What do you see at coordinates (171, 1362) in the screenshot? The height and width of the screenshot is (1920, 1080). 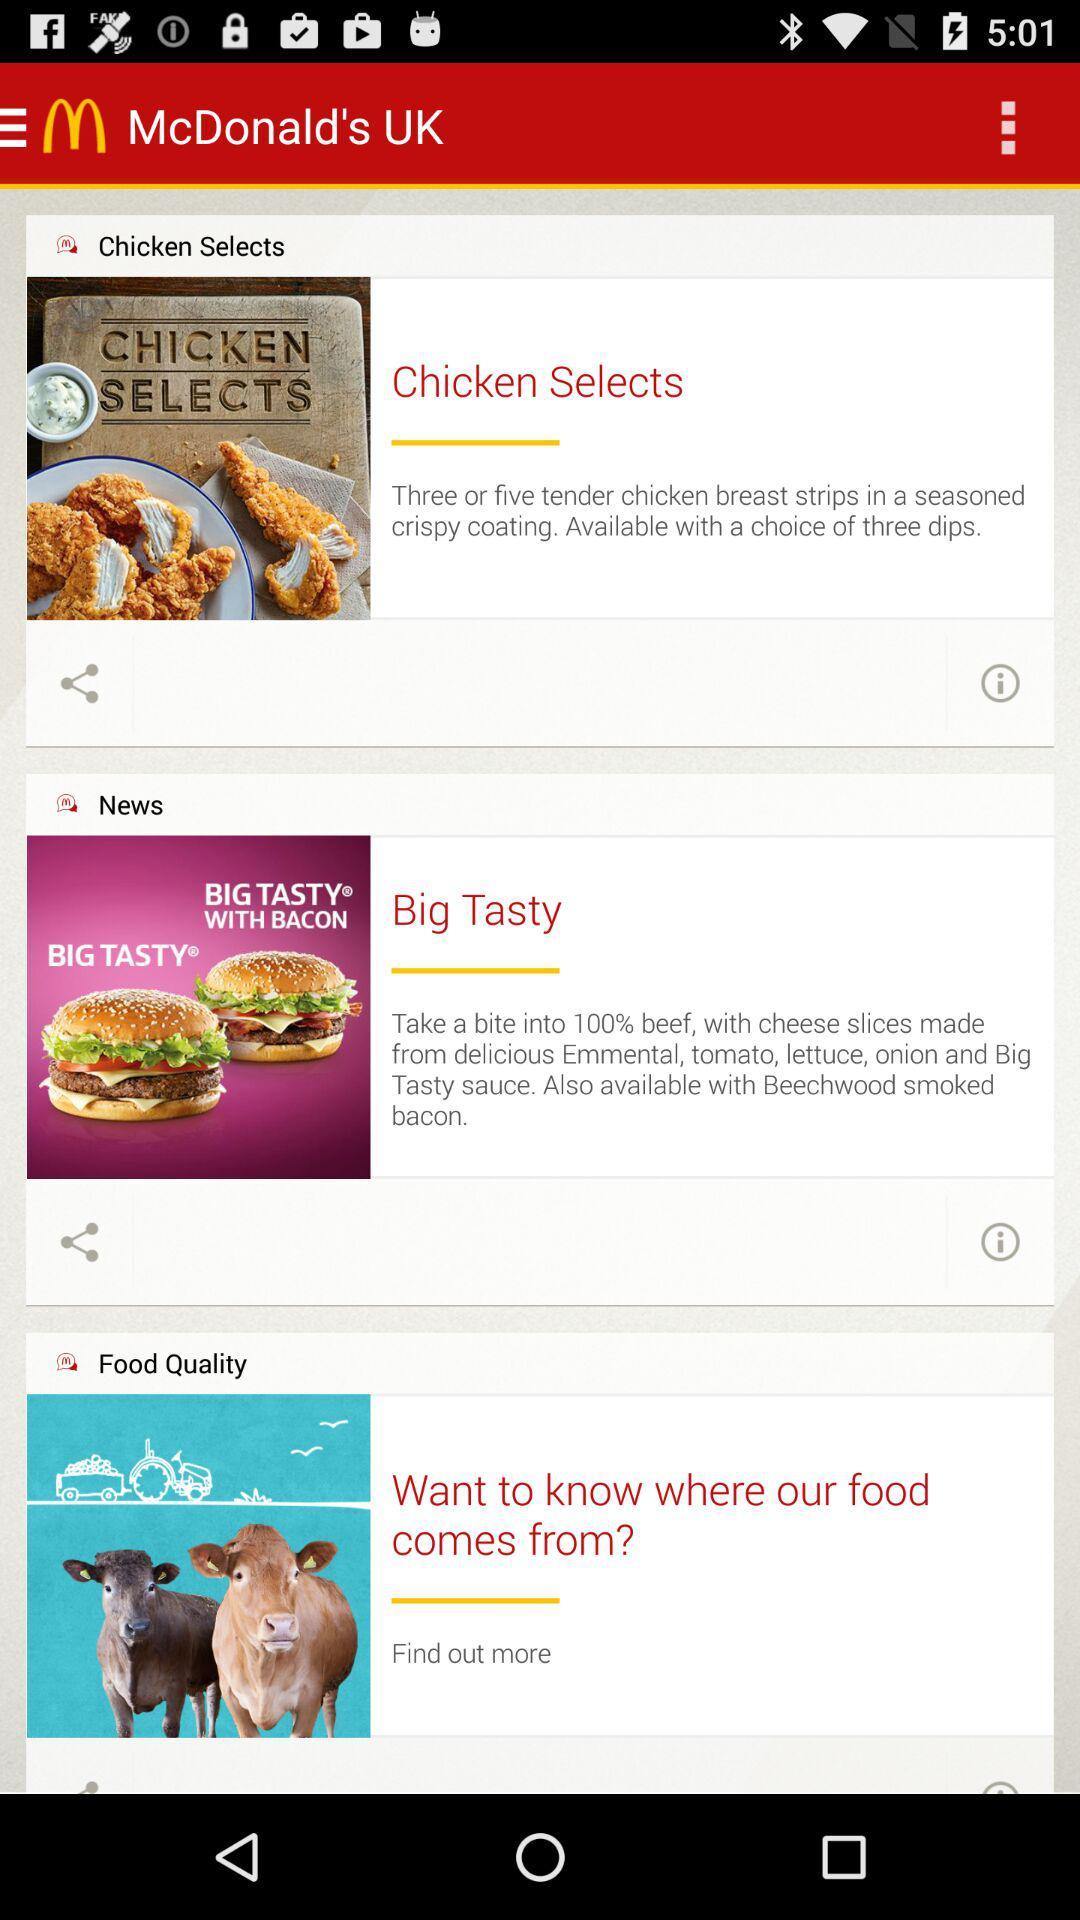 I see `the food quality` at bounding box center [171, 1362].